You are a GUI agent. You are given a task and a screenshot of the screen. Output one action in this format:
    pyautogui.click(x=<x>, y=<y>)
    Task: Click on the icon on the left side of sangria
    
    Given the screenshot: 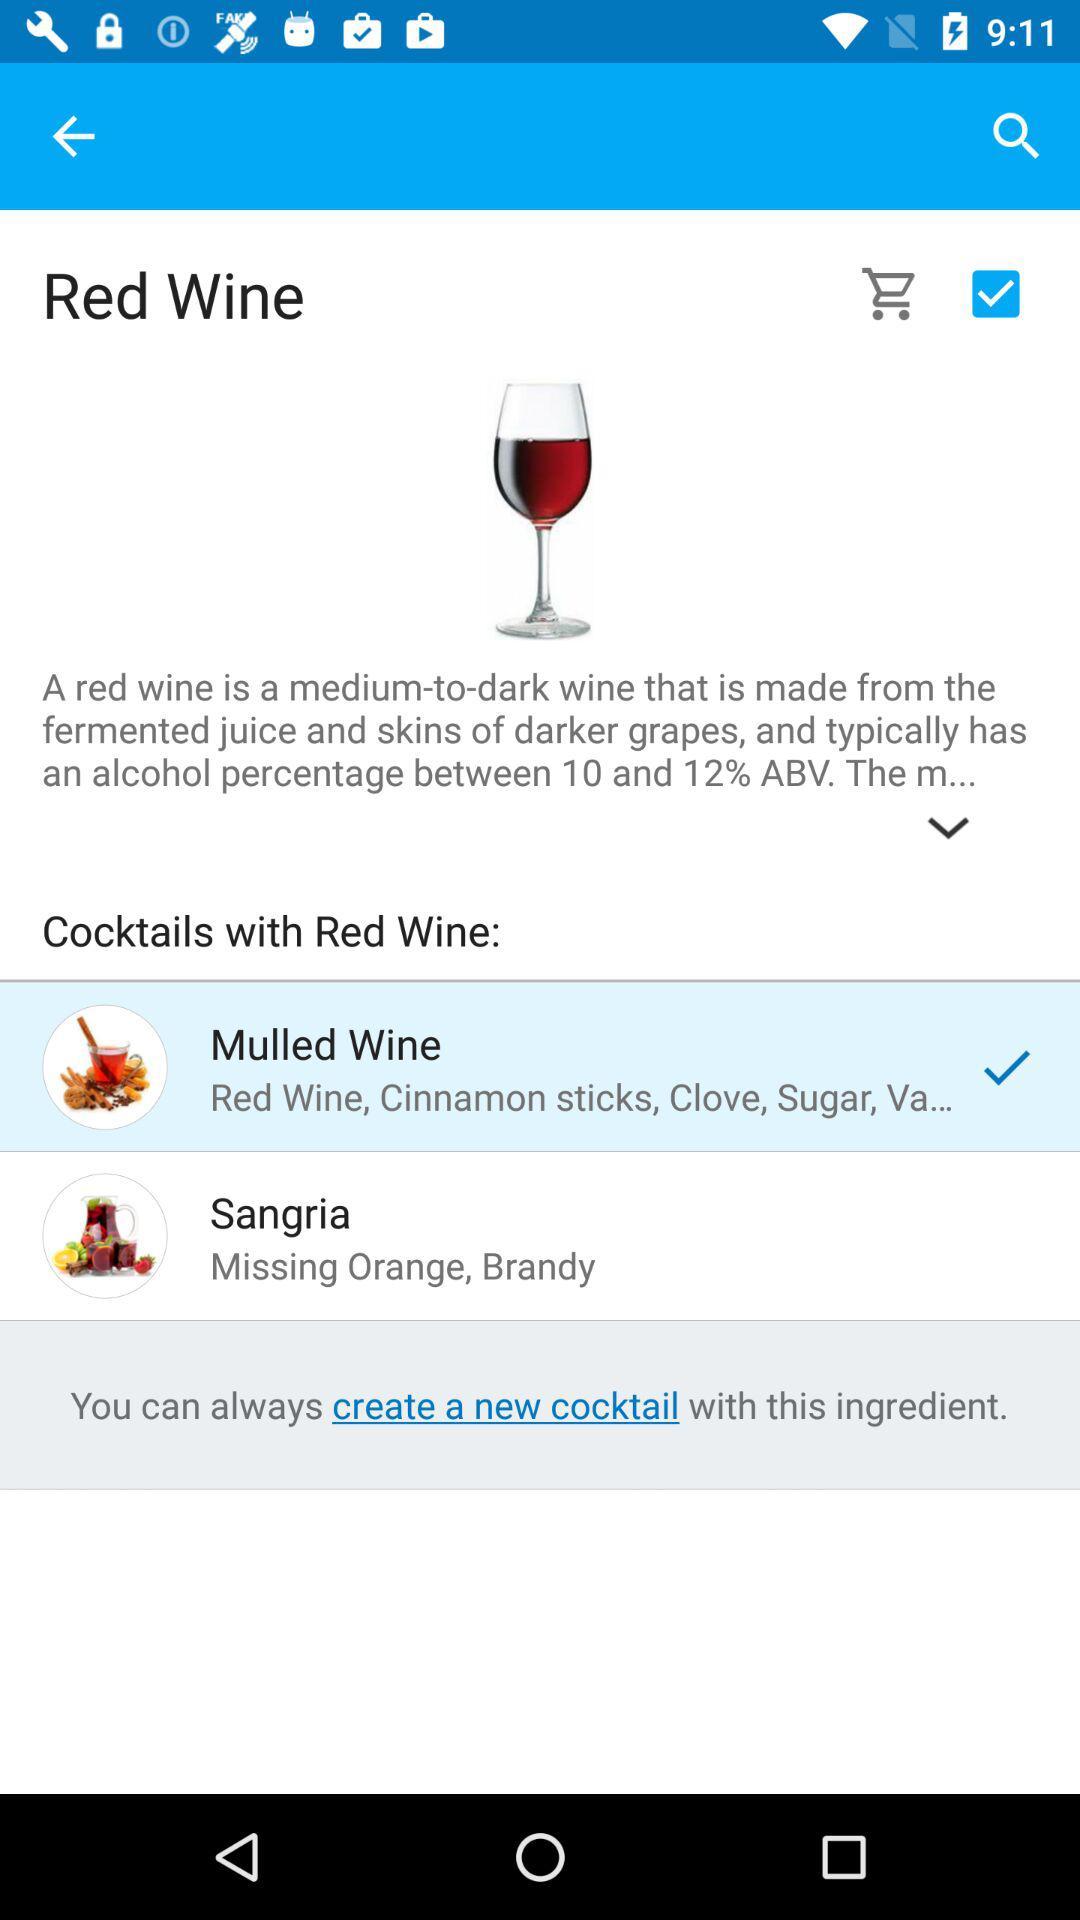 What is the action you would take?
    pyautogui.click(x=104, y=1234)
    